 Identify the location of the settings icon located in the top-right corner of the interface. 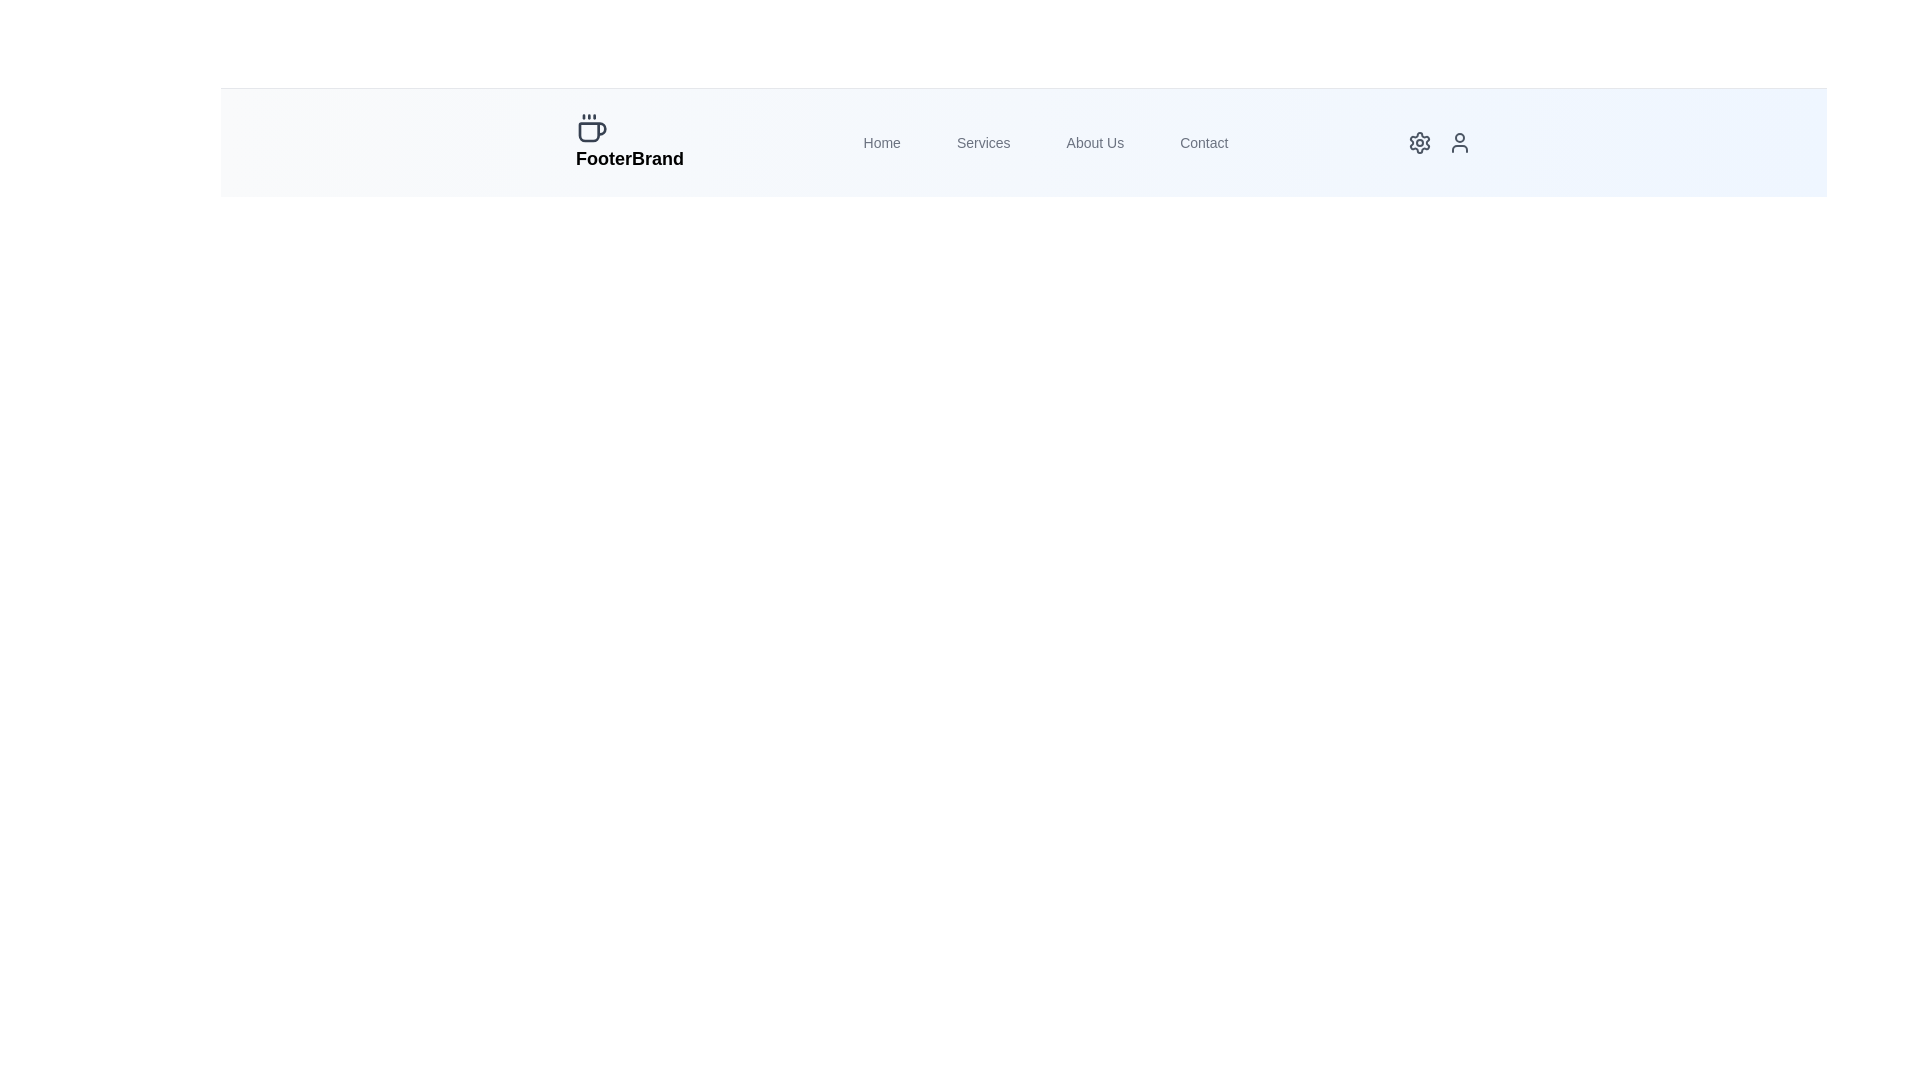
(1419, 141).